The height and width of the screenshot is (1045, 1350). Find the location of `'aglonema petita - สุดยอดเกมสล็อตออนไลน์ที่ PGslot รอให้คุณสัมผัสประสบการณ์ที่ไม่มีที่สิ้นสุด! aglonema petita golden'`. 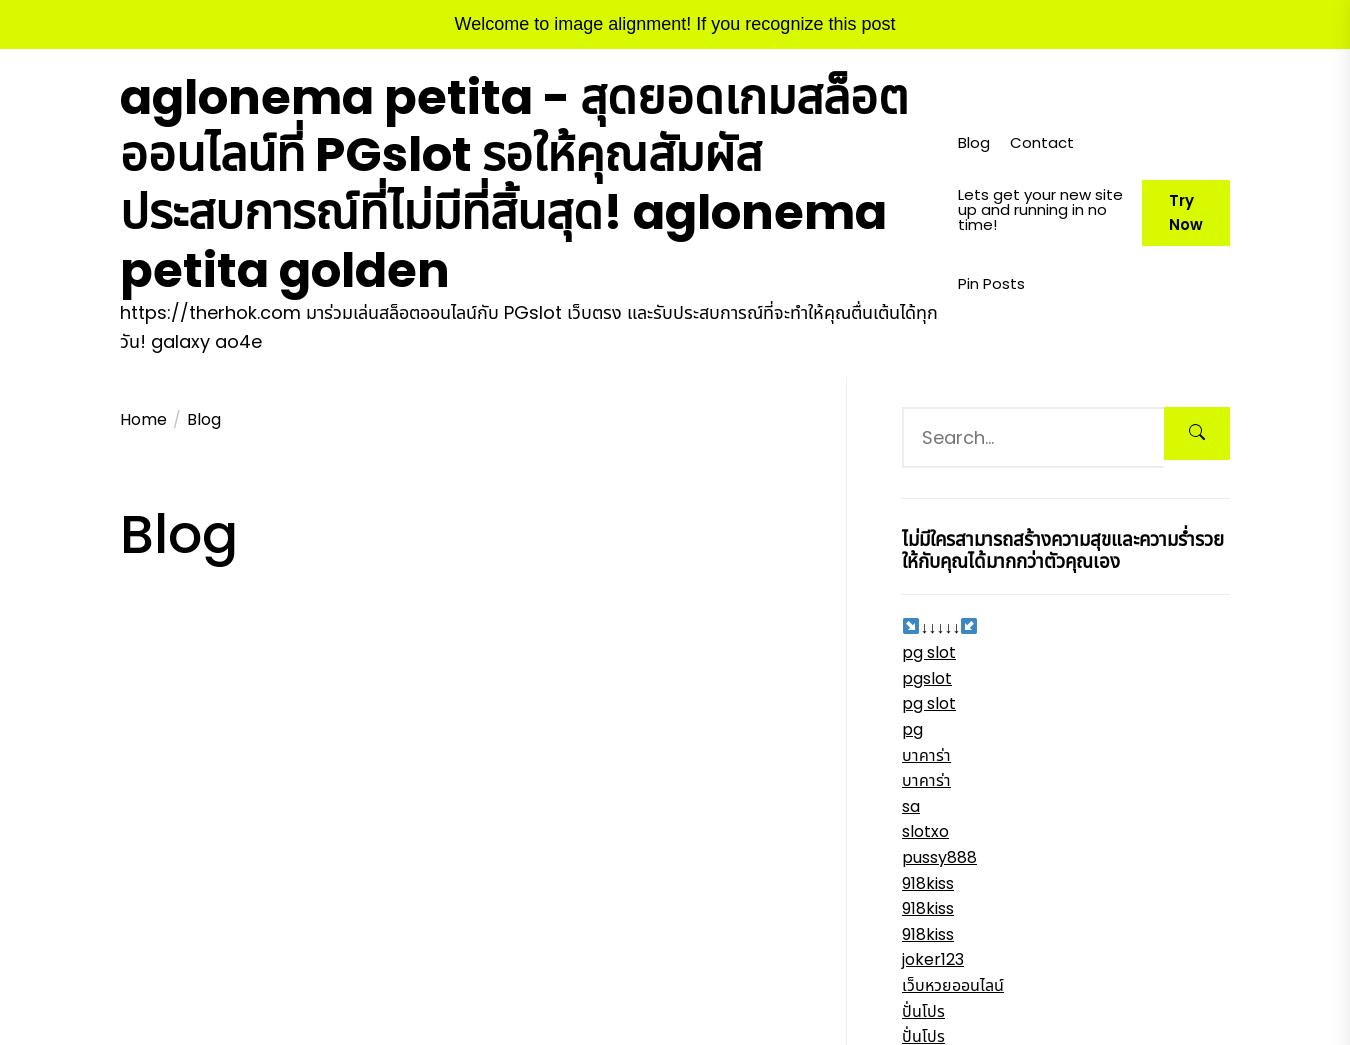

'aglonema petita - สุดยอดเกมสล็อตออนไลน์ที่ PGslot รอให้คุณสัมผัสประสบการณ์ที่ไม่มีที่สิ้นสุด! aglonema petita golden' is located at coordinates (513, 182).